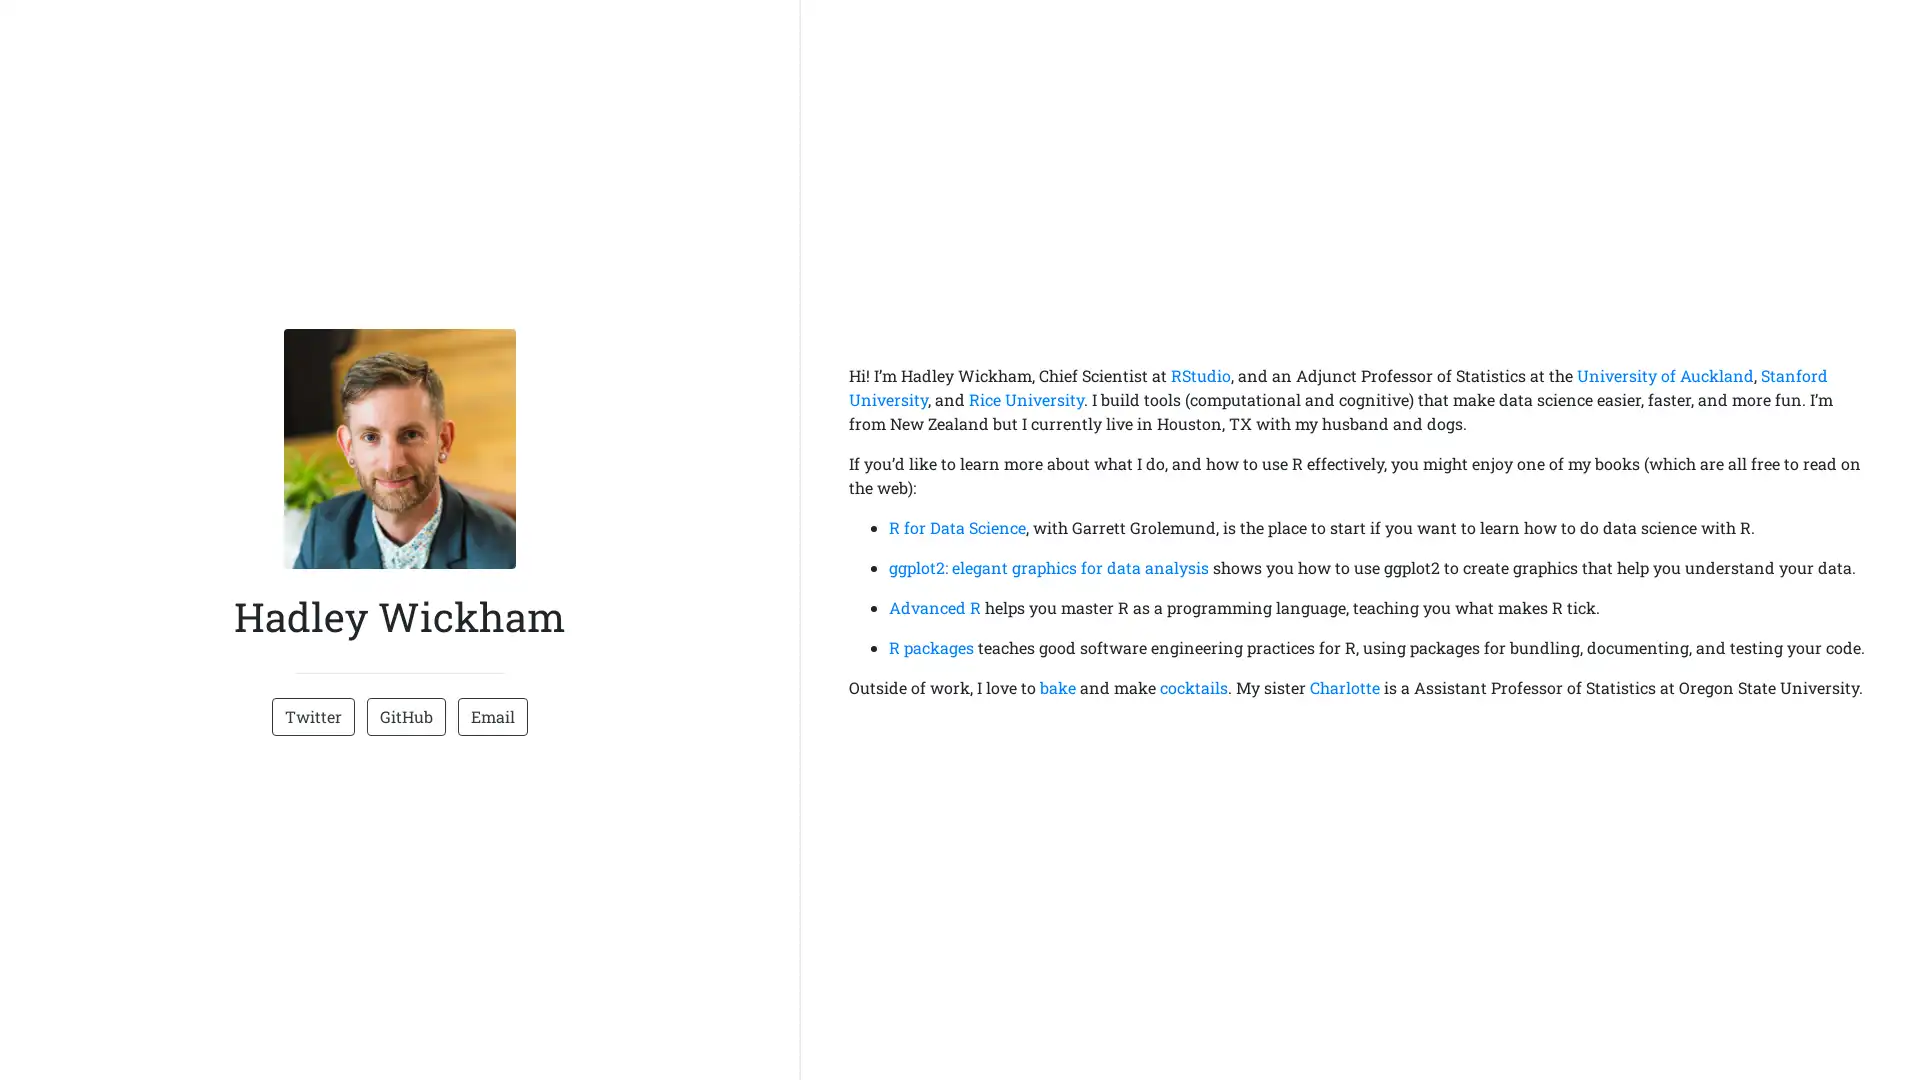 The image size is (1920, 1080). Describe the element at coordinates (493, 715) in the screenshot. I see `Email` at that location.